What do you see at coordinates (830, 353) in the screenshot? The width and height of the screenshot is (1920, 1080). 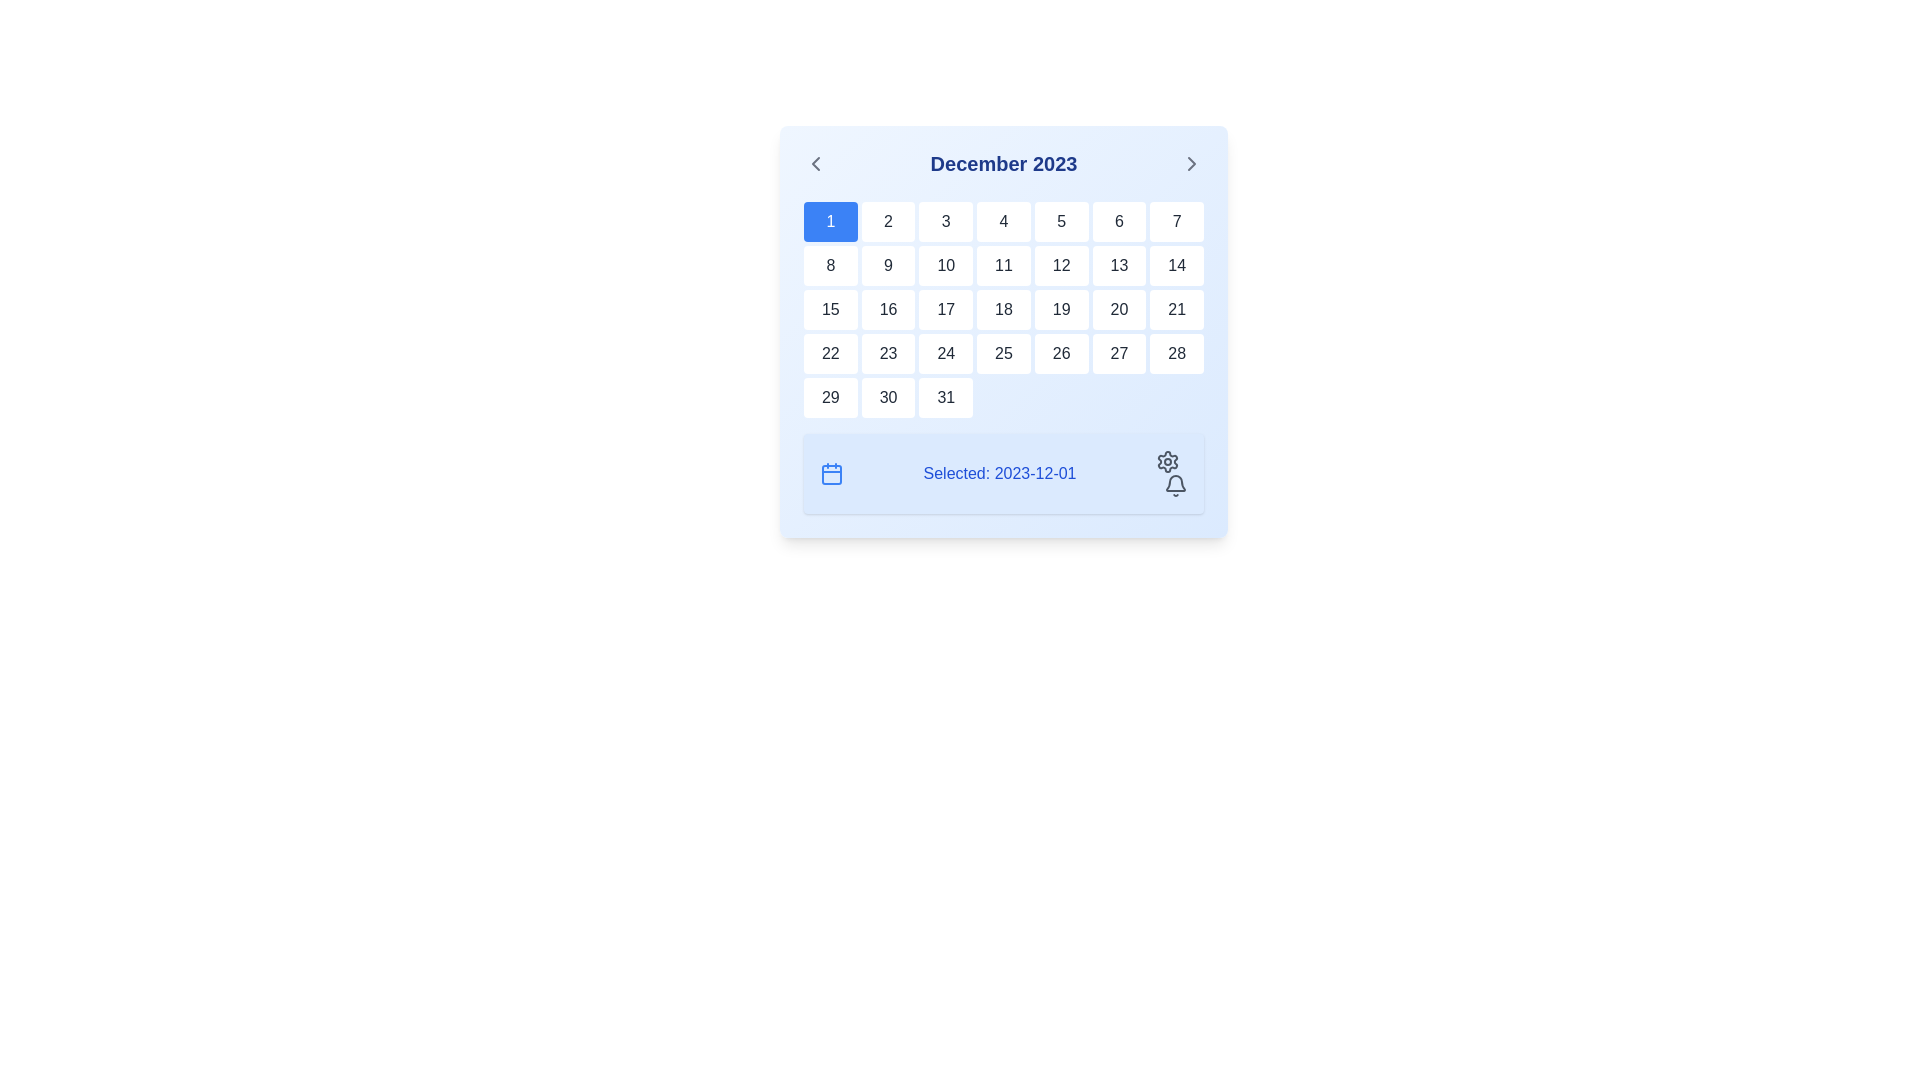 I see `the Date Cell representing the 22nd of December 2023 in the Calendar Grid` at bounding box center [830, 353].